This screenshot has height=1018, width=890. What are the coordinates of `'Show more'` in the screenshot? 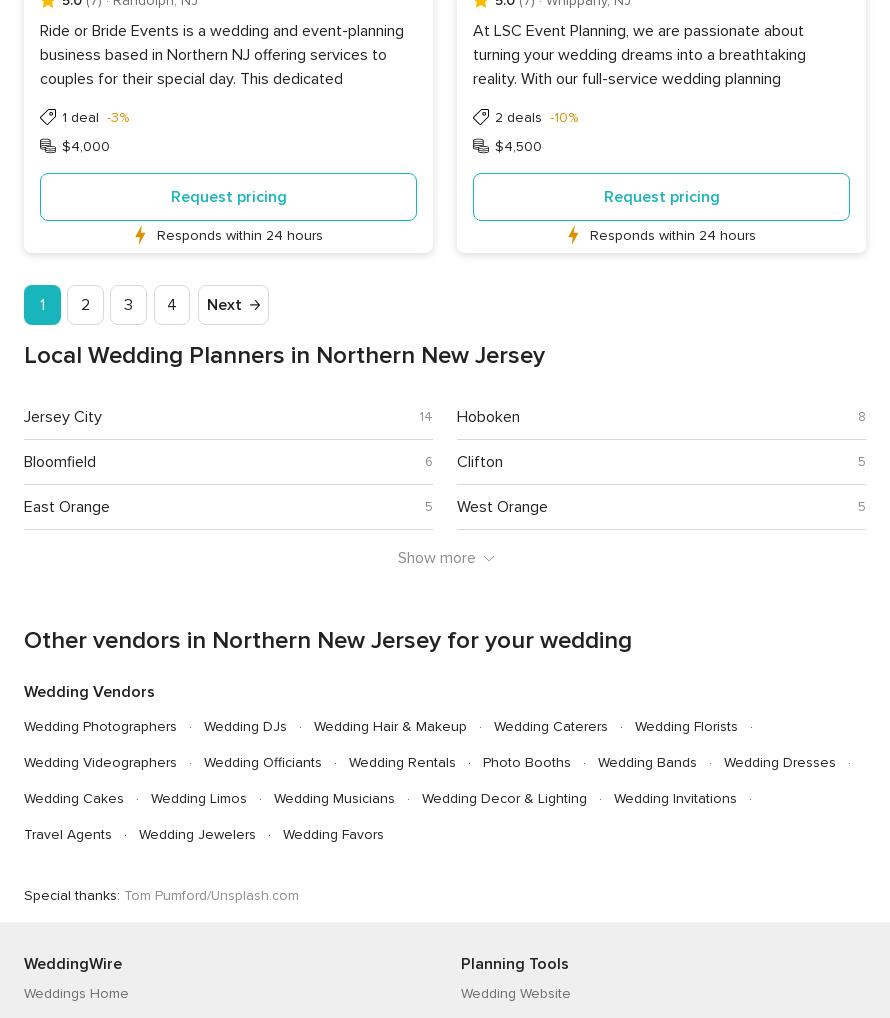 It's located at (435, 556).